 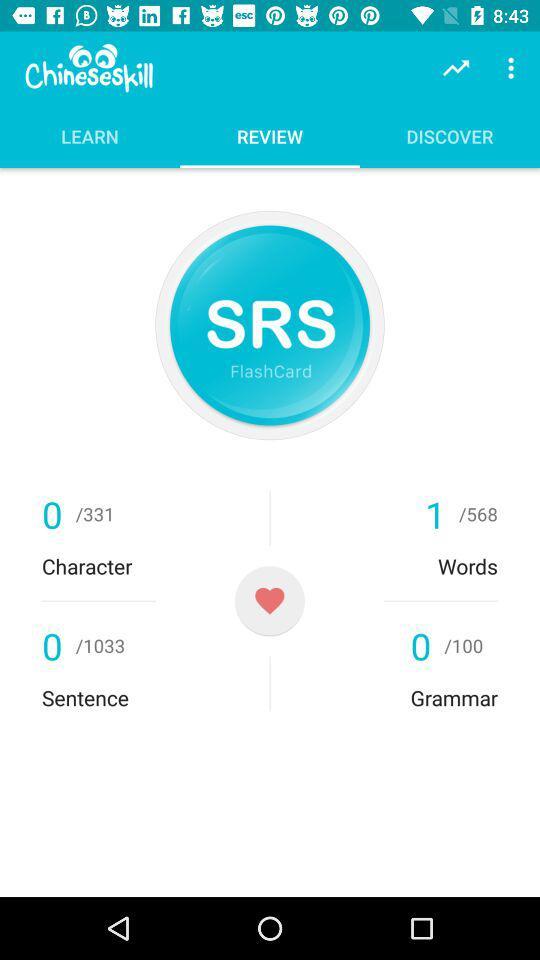 What do you see at coordinates (513, 68) in the screenshot?
I see `item above the discover` at bounding box center [513, 68].